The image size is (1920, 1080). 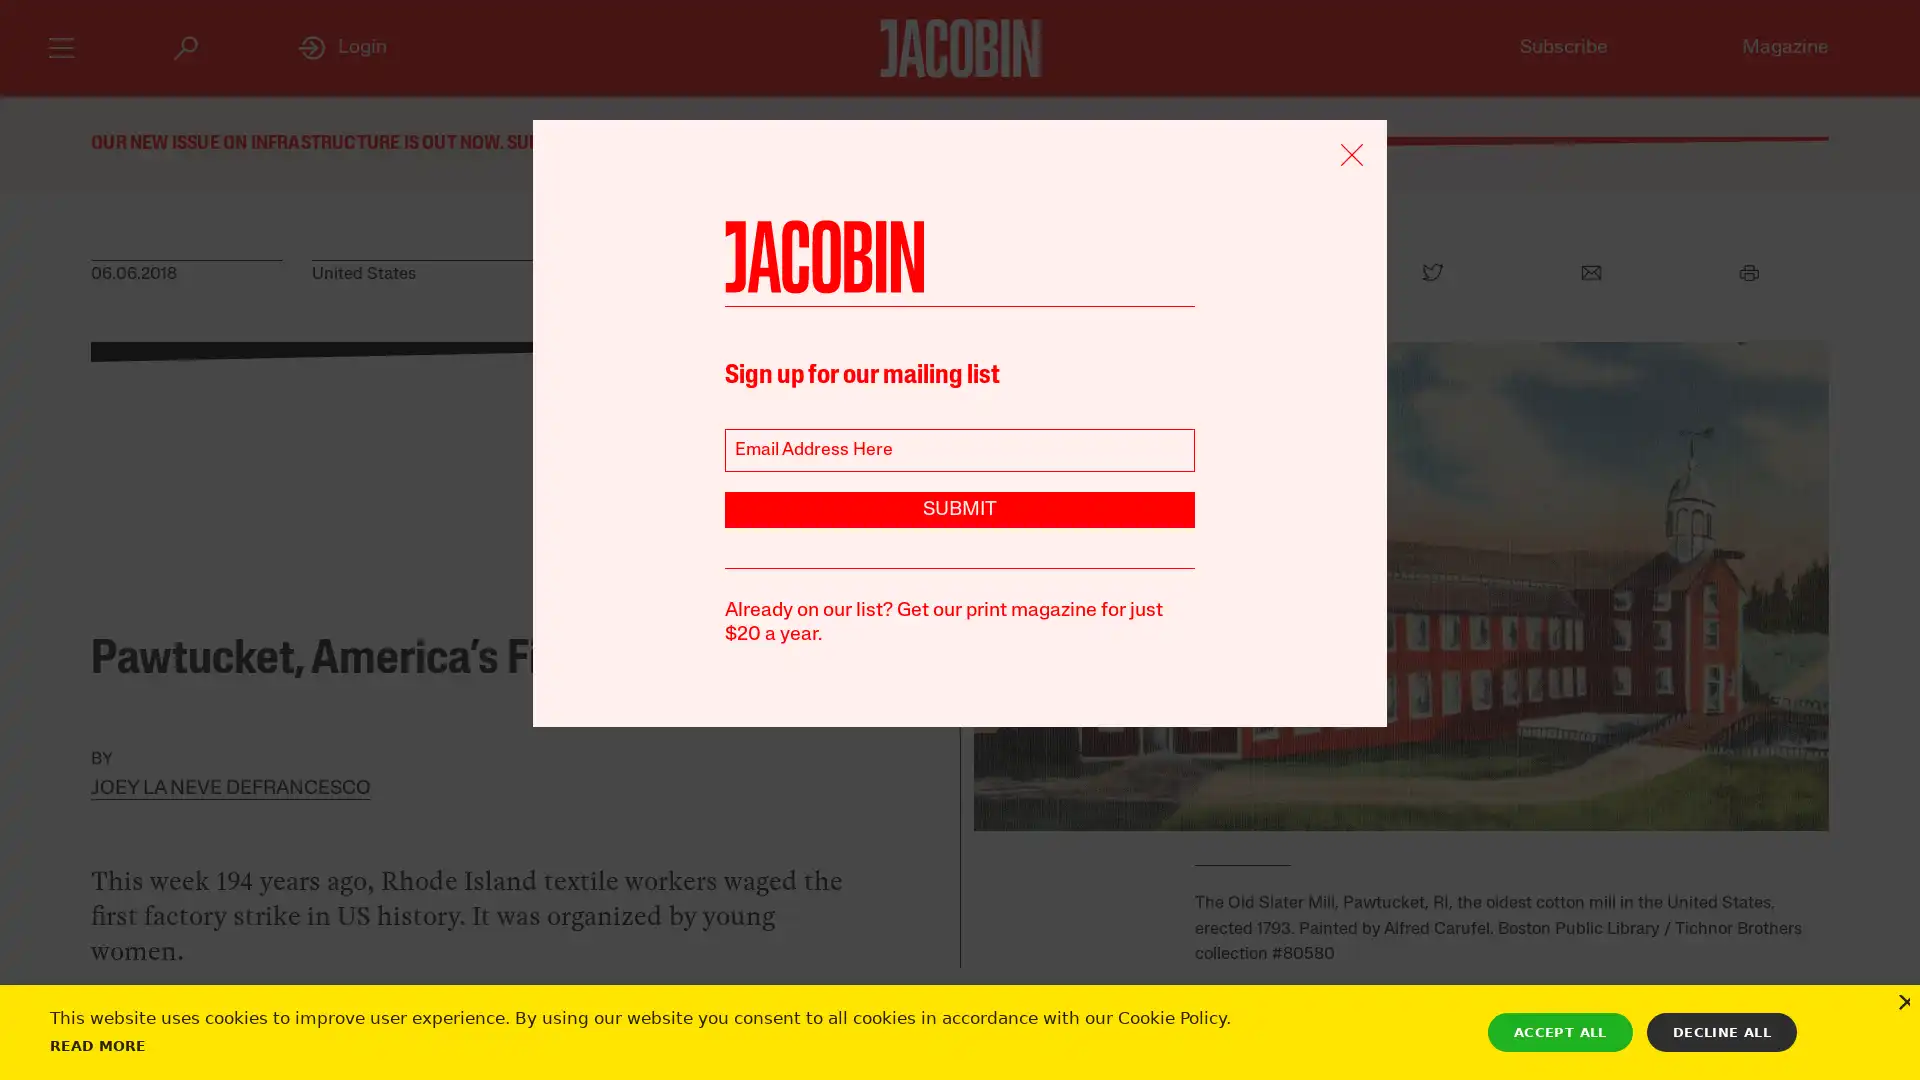 What do you see at coordinates (1558, 1031) in the screenshot?
I see `ACCEPT ALL` at bounding box center [1558, 1031].